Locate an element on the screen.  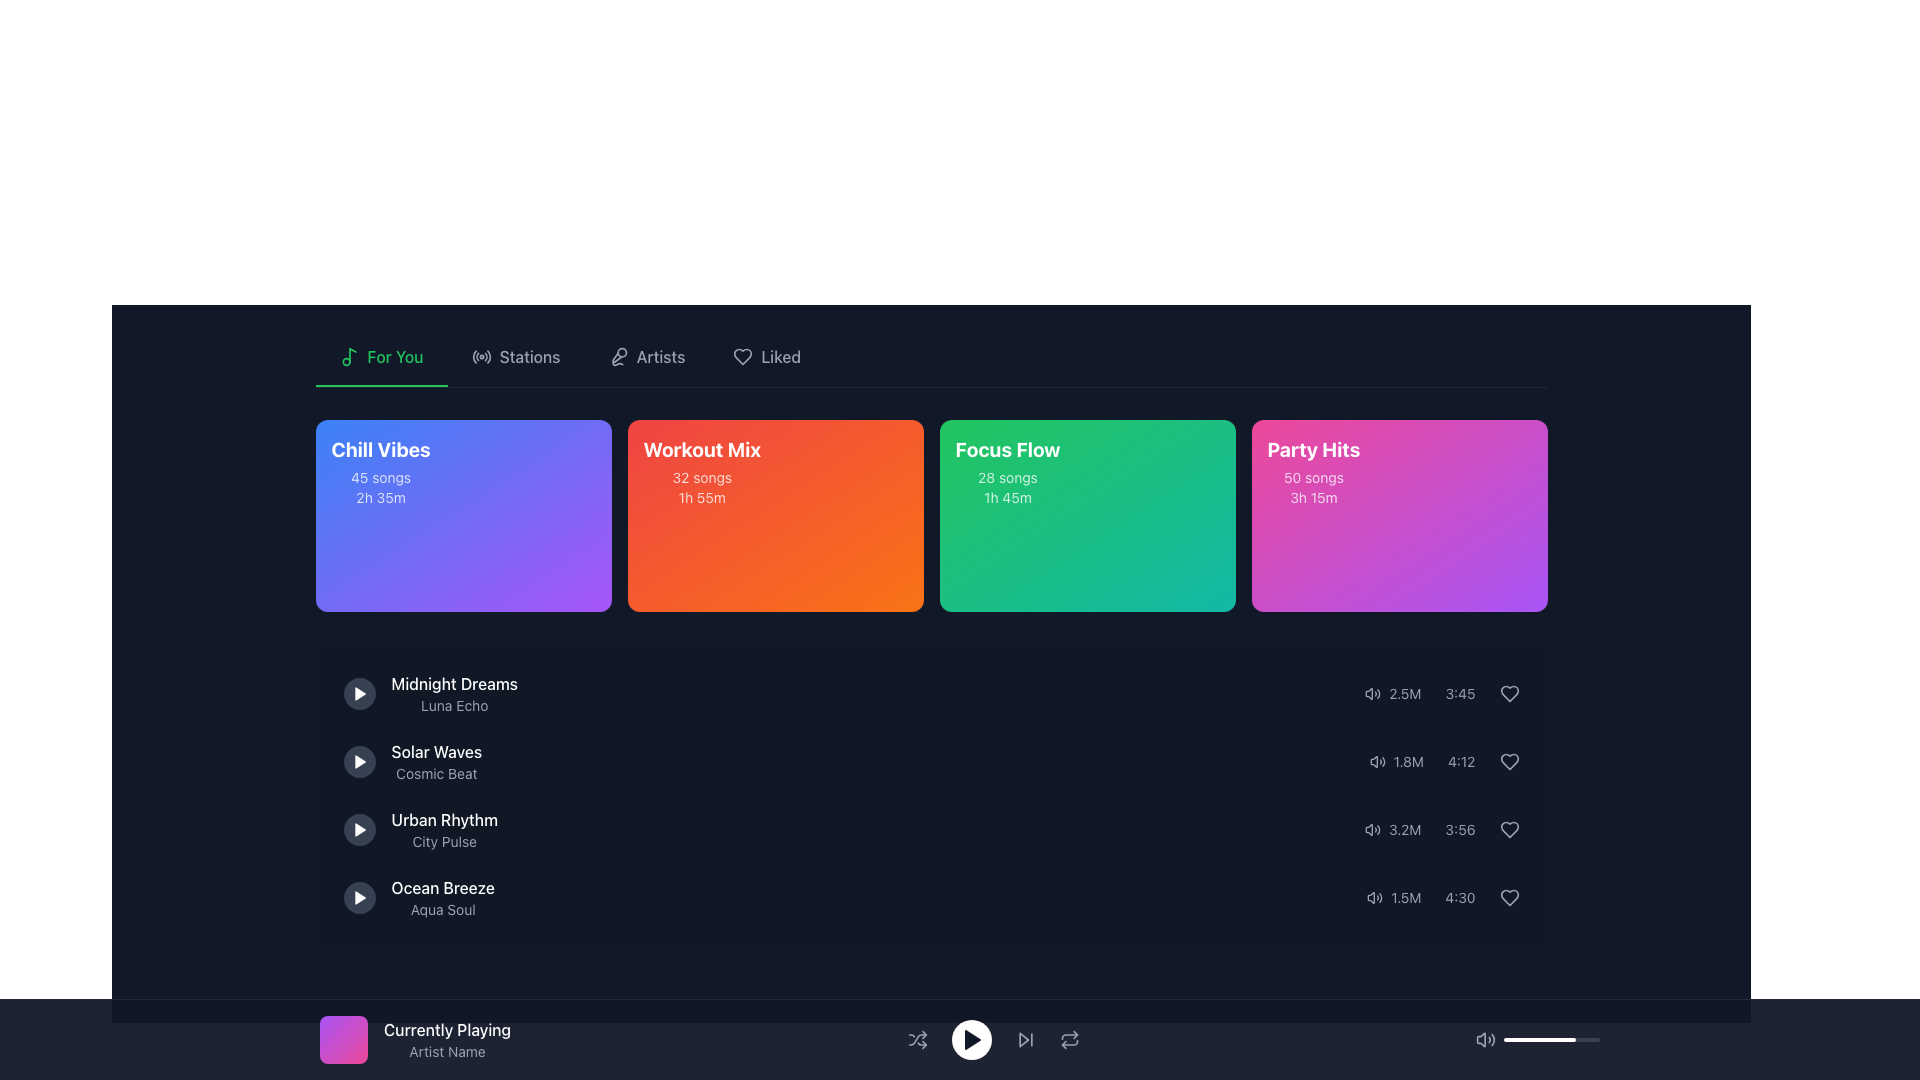
the volume is located at coordinates (1562, 1039).